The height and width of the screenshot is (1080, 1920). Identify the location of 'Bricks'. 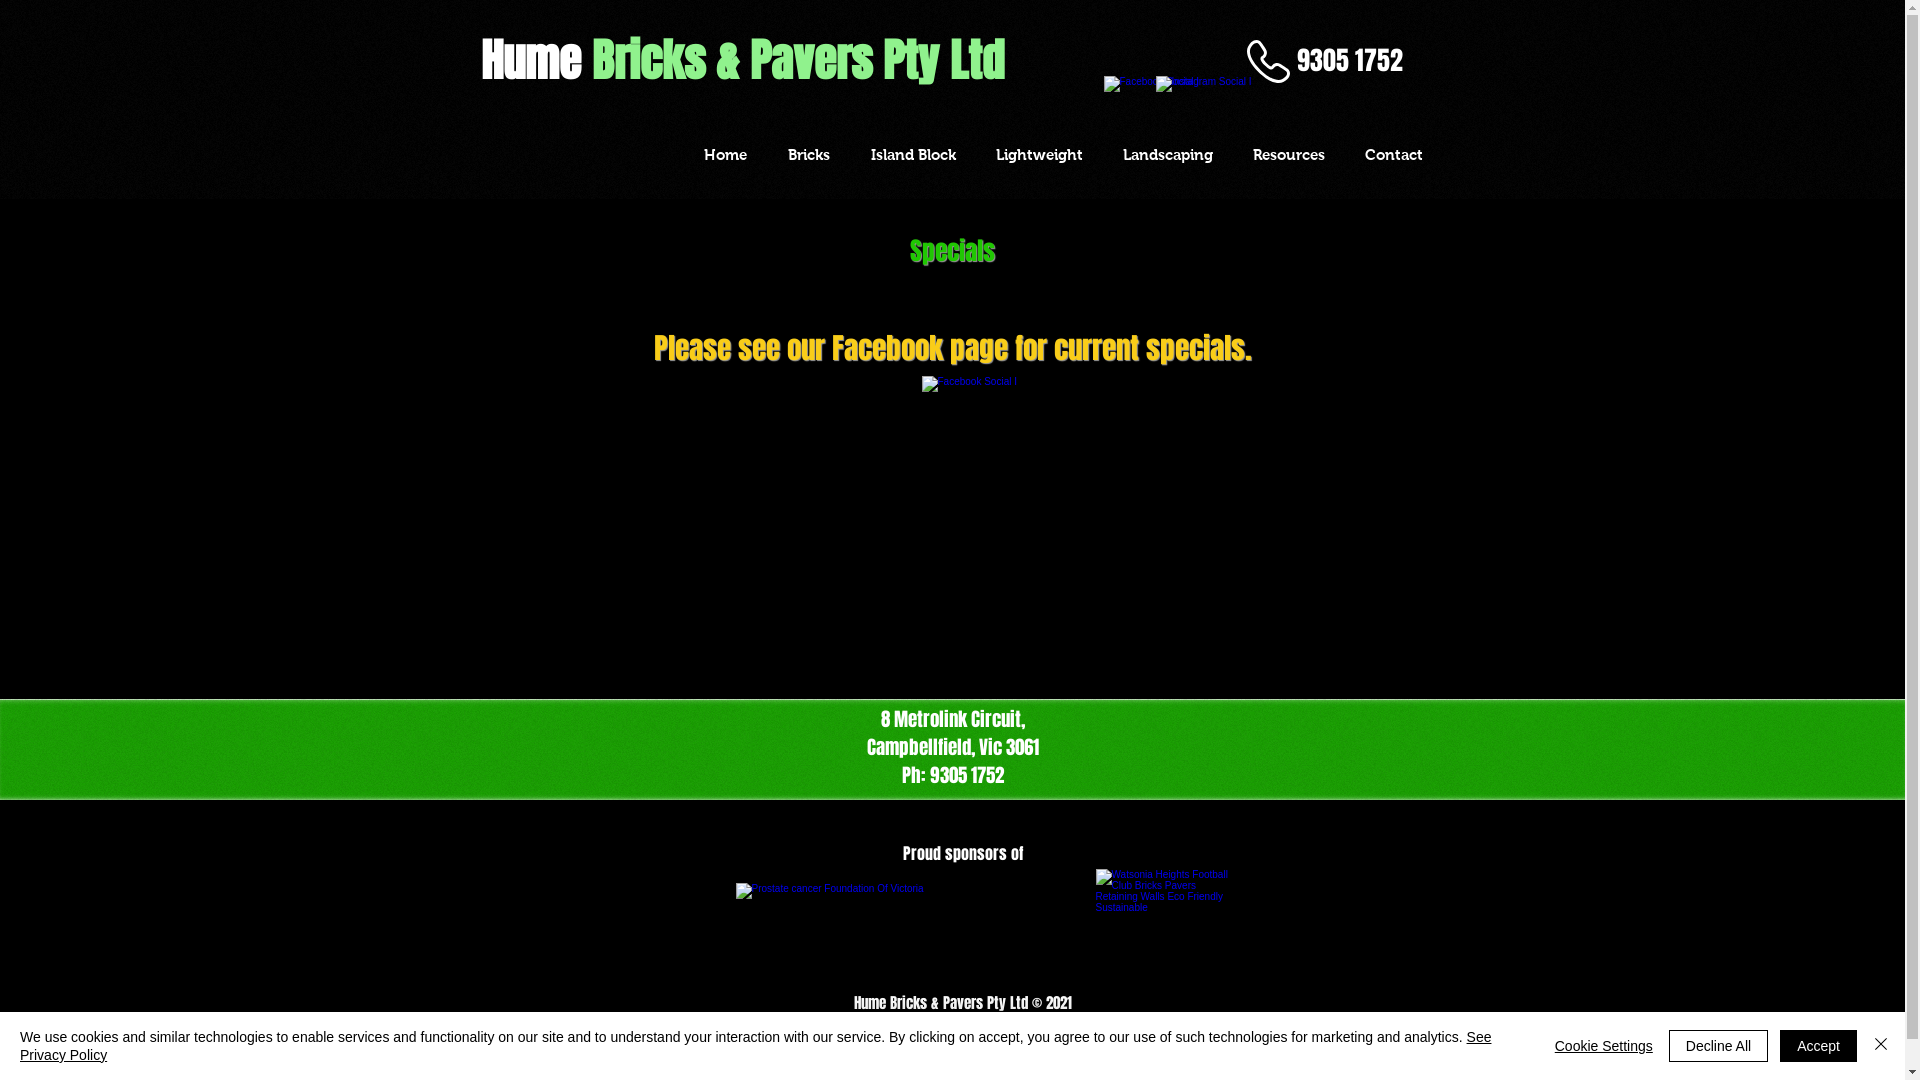
(809, 153).